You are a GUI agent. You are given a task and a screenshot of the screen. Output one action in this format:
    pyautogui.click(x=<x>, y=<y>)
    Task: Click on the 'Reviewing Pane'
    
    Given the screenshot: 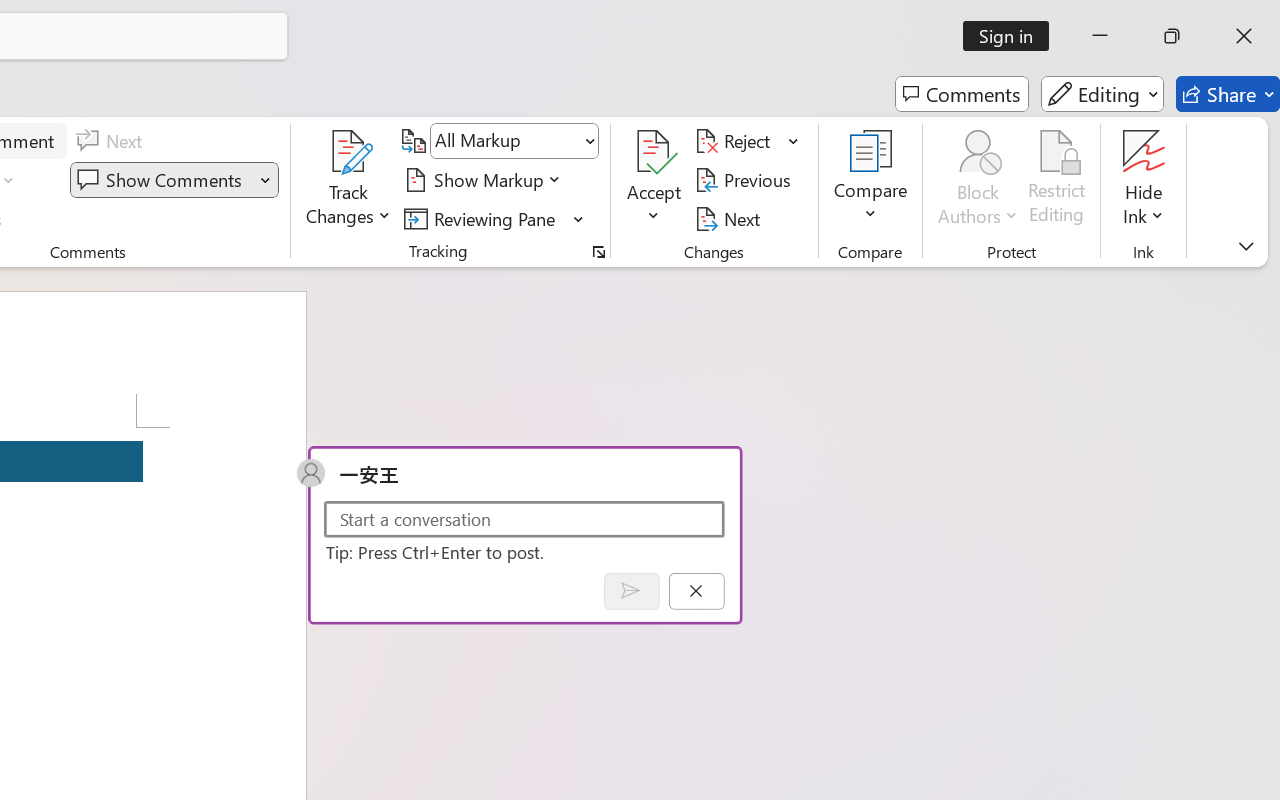 What is the action you would take?
    pyautogui.click(x=494, y=218)
    